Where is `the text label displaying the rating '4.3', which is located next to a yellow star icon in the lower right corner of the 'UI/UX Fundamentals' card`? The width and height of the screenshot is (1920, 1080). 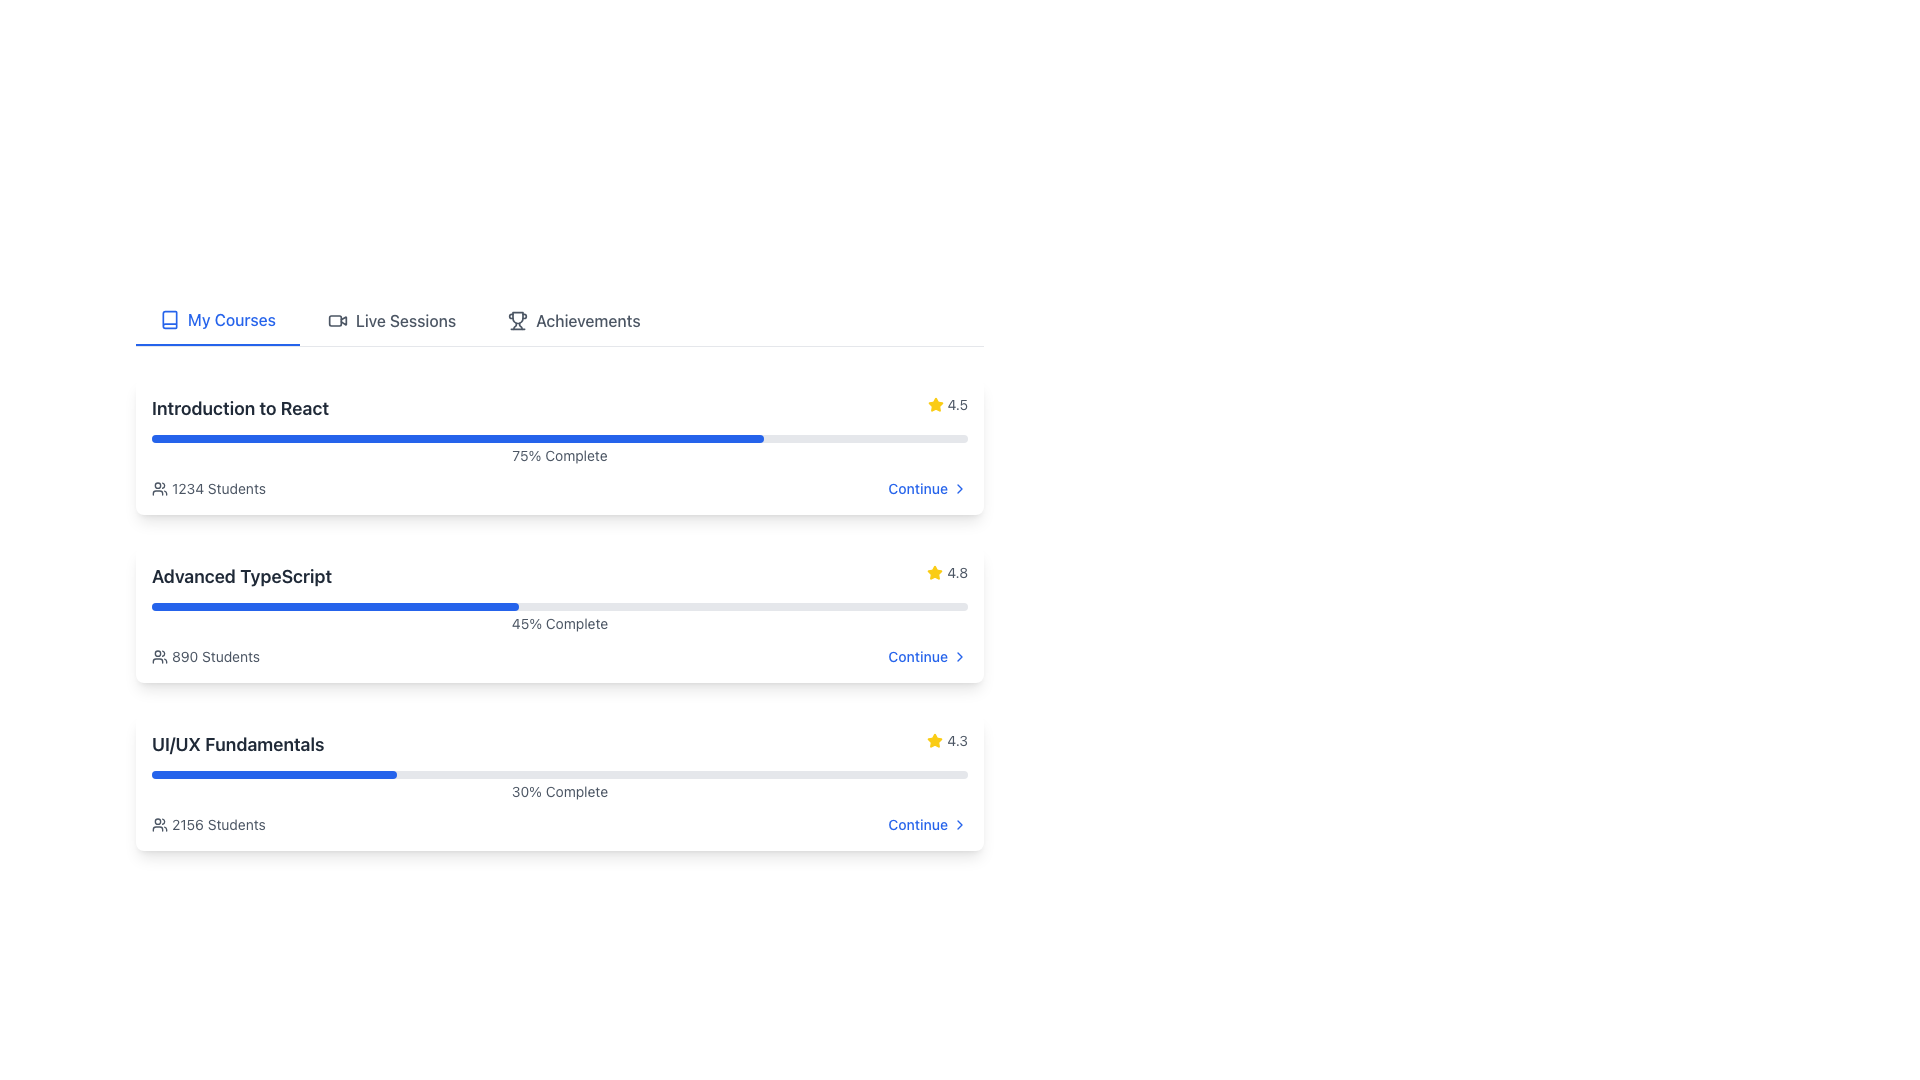 the text label displaying the rating '4.3', which is located next to a yellow star icon in the lower right corner of the 'UI/UX Fundamentals' card is located at coordinates (946, 740).